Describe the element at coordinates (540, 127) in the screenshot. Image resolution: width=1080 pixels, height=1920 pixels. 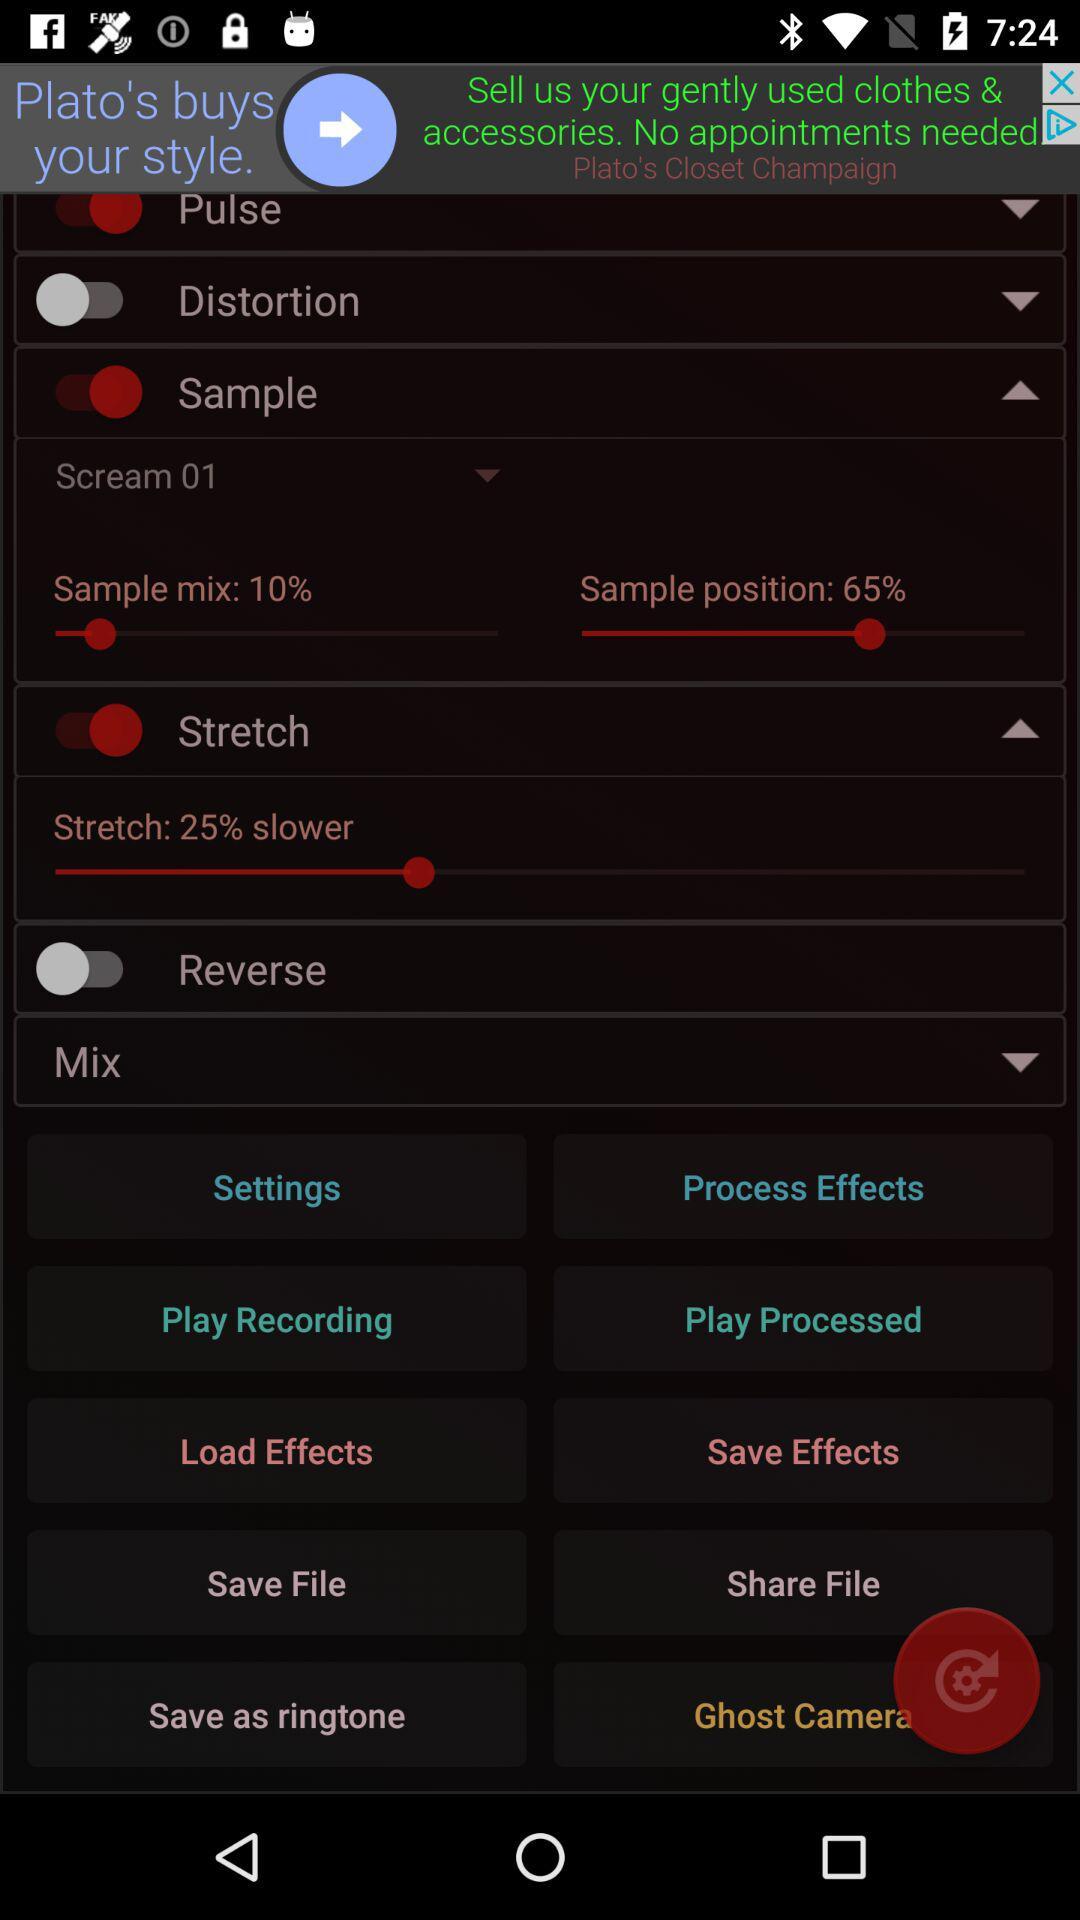
I see `advertisement` at that location.